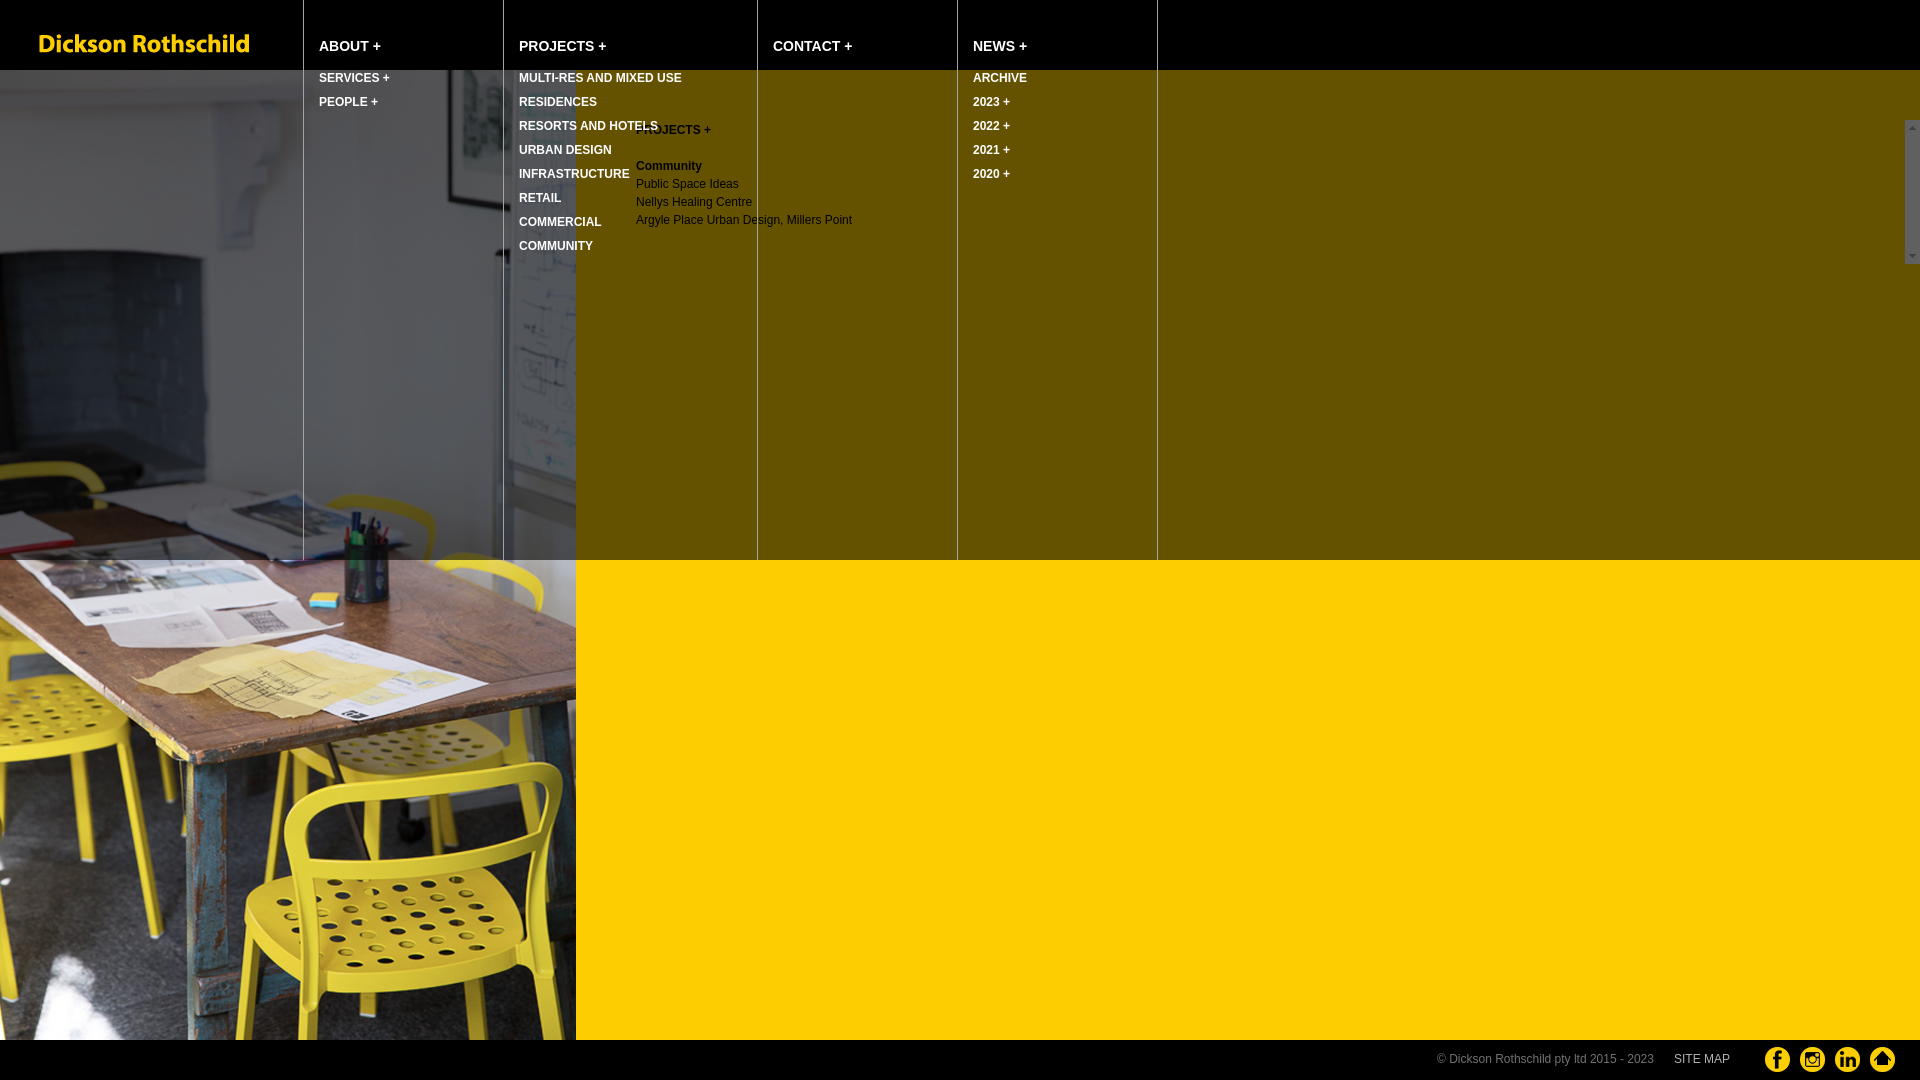  I want to click on 'URBAN DESIGN', so click(629, 149).